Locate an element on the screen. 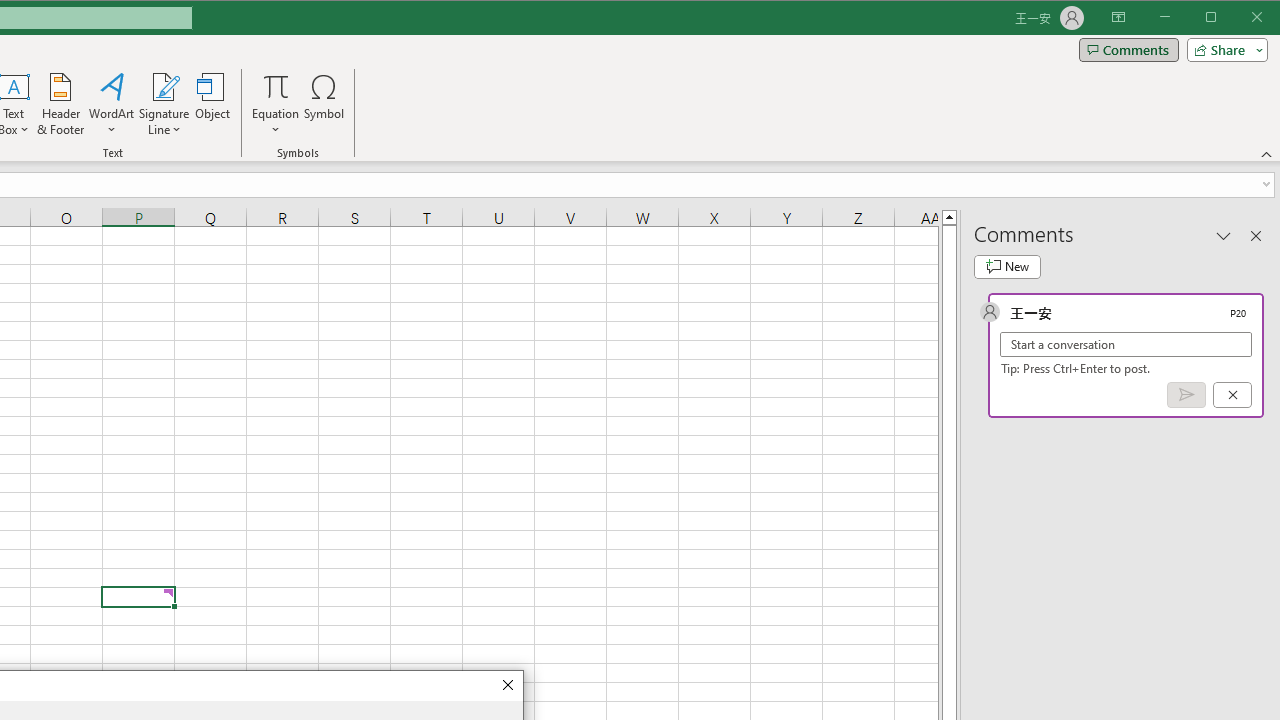 This screenshot has height=720, width=1280. 'Symbol...' is located at coordinates (324, 104).